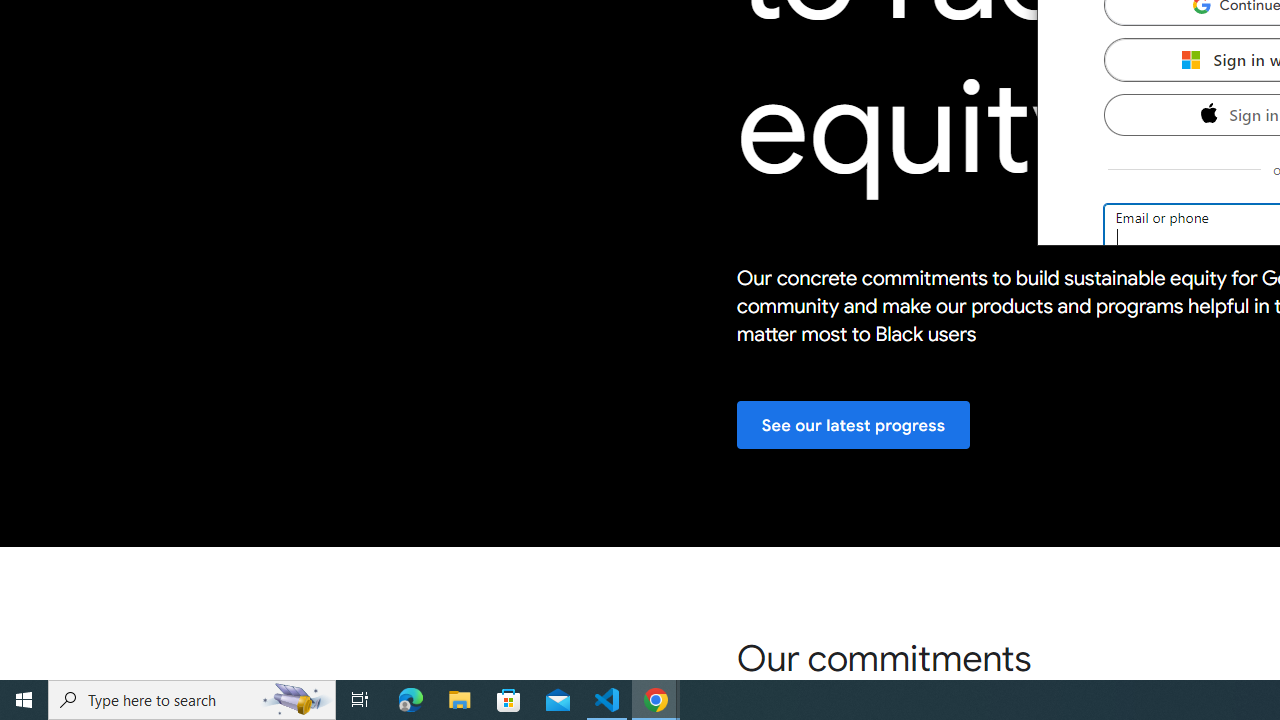 The height and width of the screenshot is (720, 1280). What do you see at coordinates (656, 698) in the screenshot?
I see `'Google Chrome - 3 running windows'` at bounding box center [656, 698].